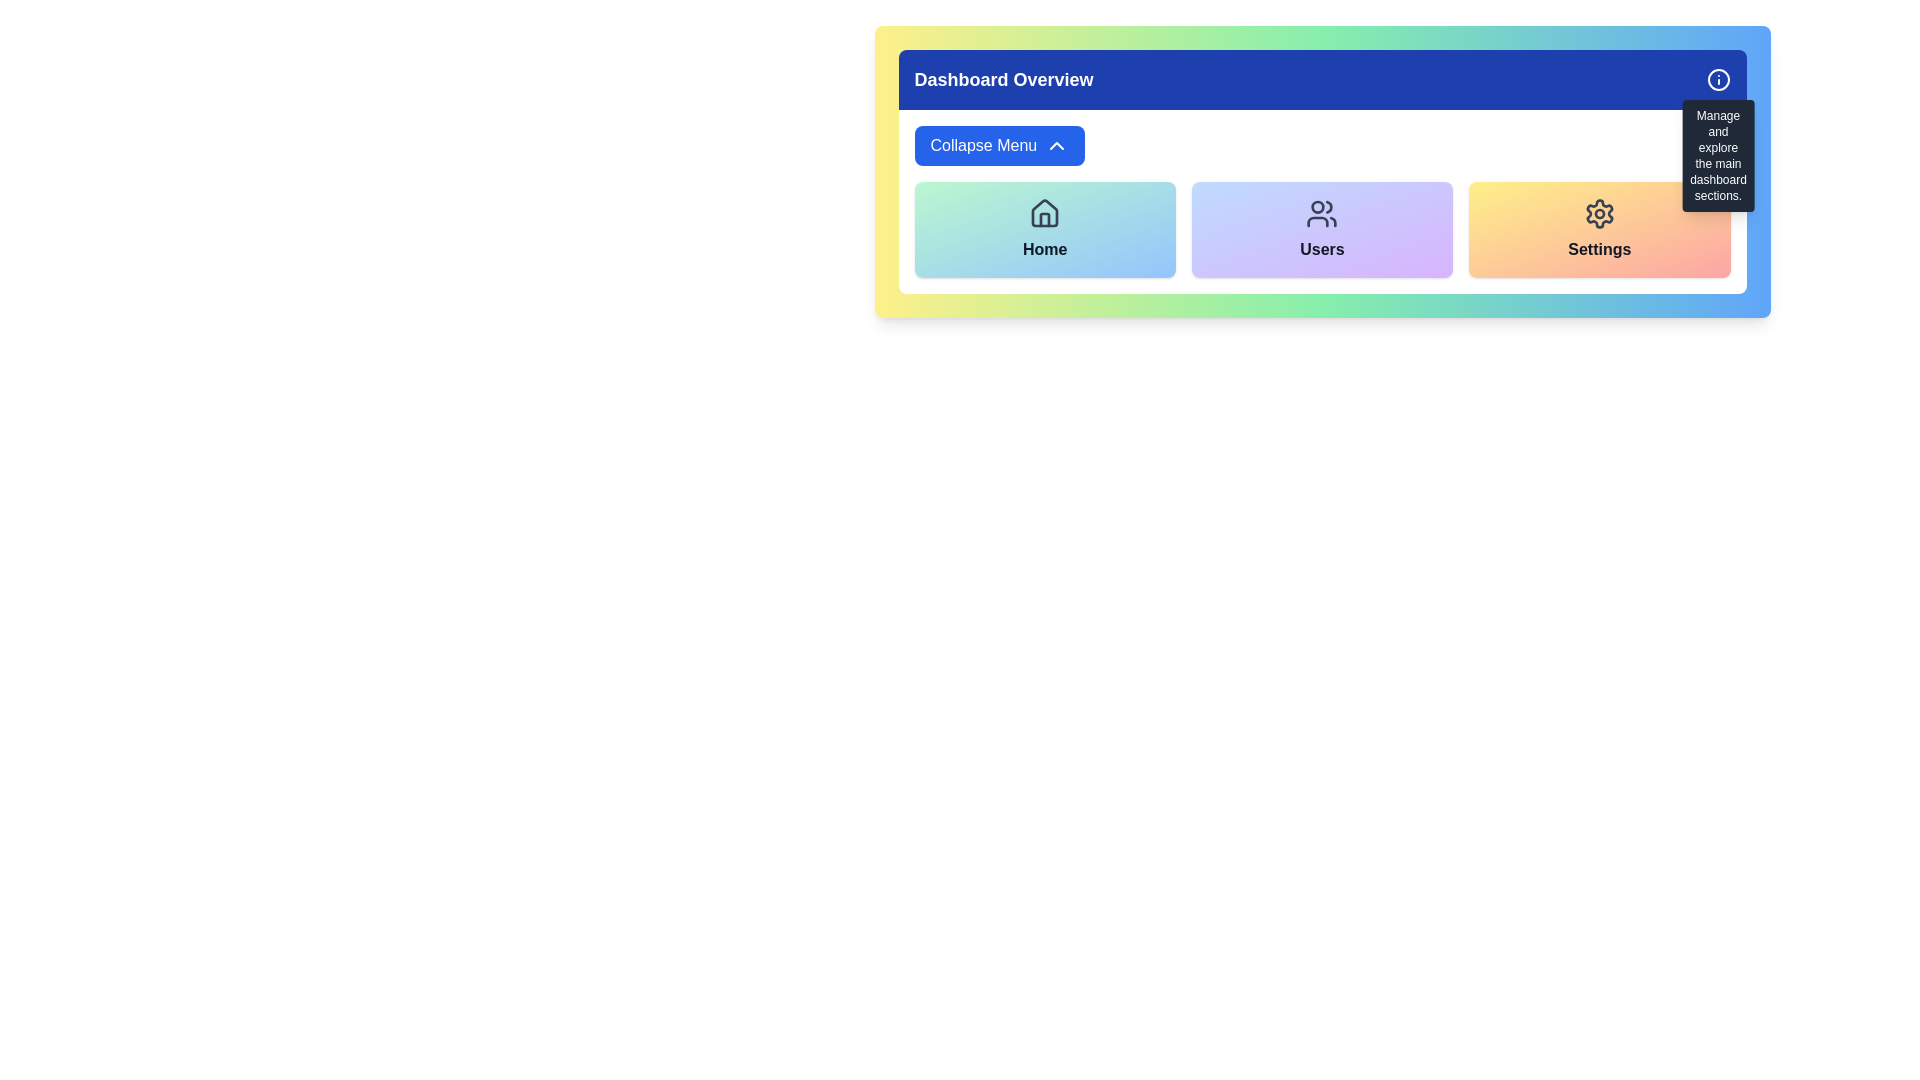  What do you see at coordinates (1044, 213) in the screenshot?
I see `the Home icon located beneath the Dashboard Overview title` at bounding box center [1044, 213].